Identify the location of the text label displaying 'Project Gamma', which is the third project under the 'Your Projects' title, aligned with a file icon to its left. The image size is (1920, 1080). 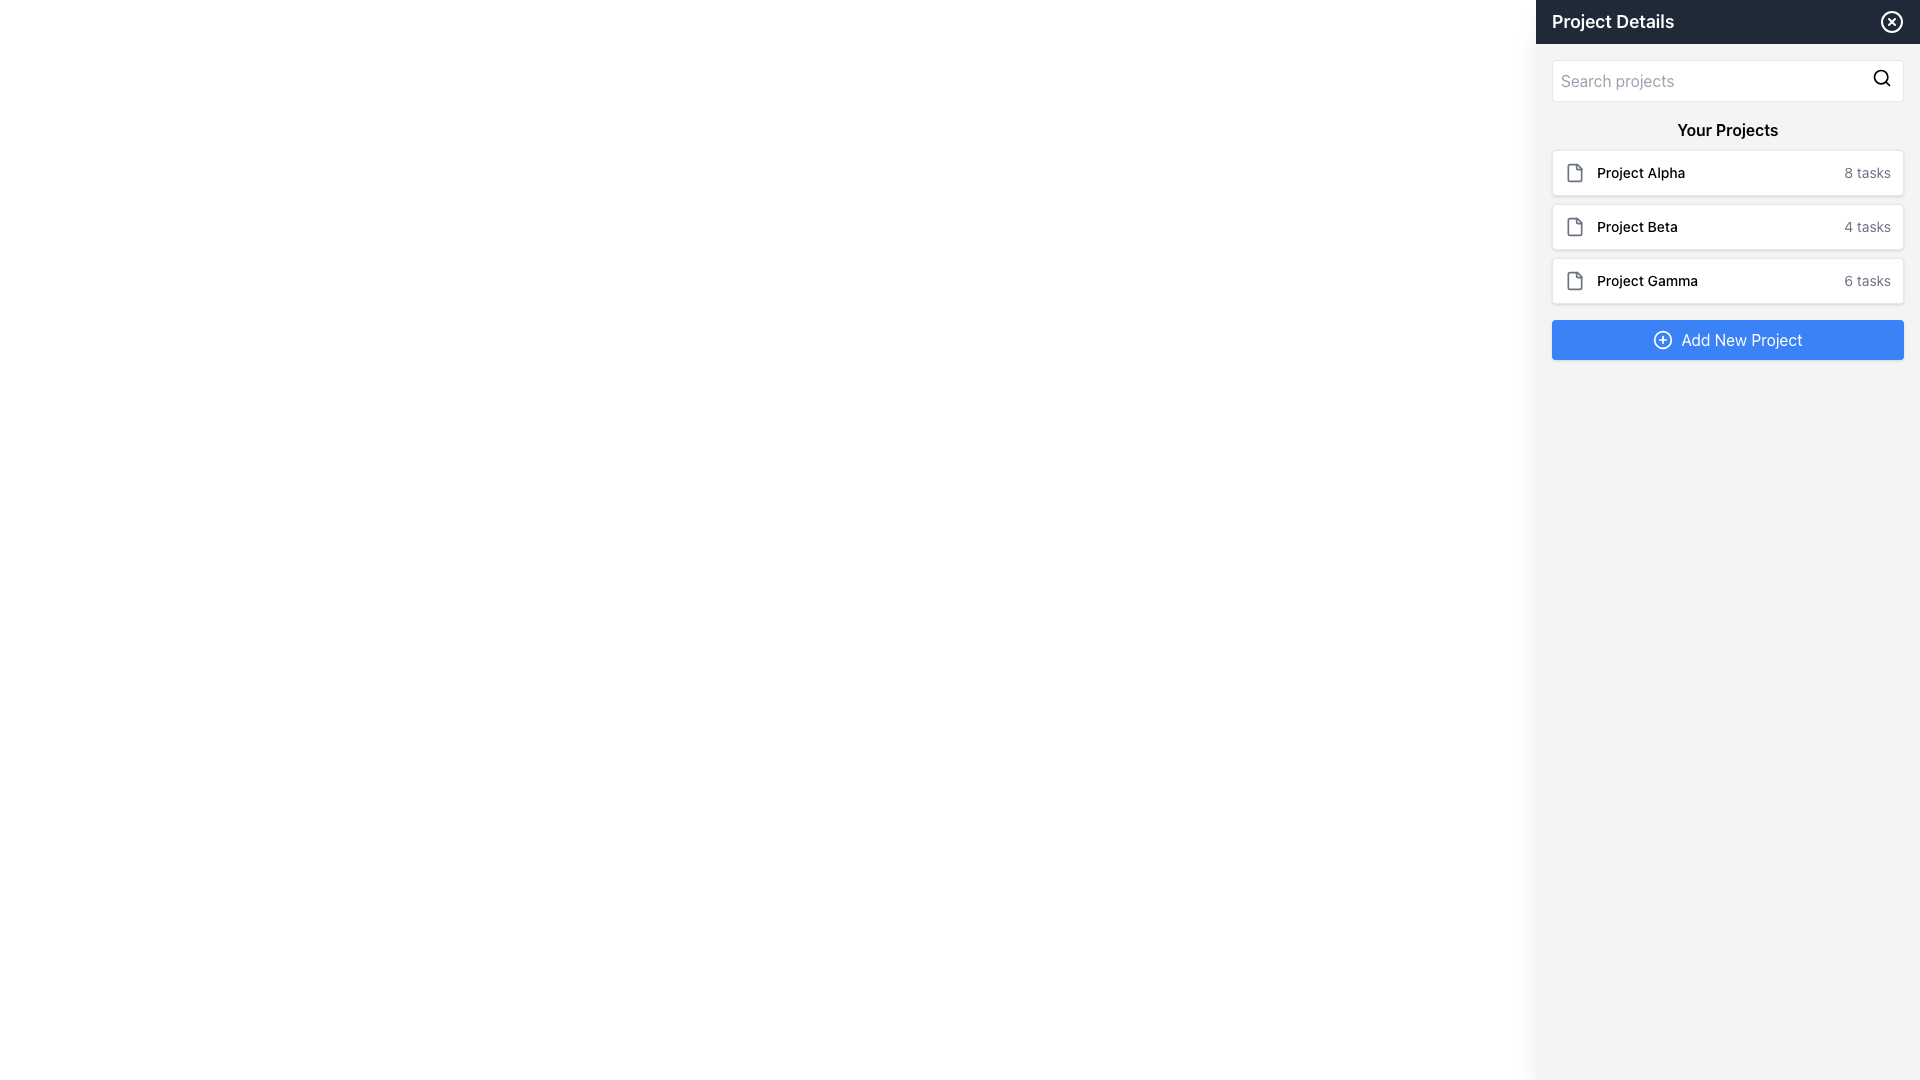
(1647, 281).